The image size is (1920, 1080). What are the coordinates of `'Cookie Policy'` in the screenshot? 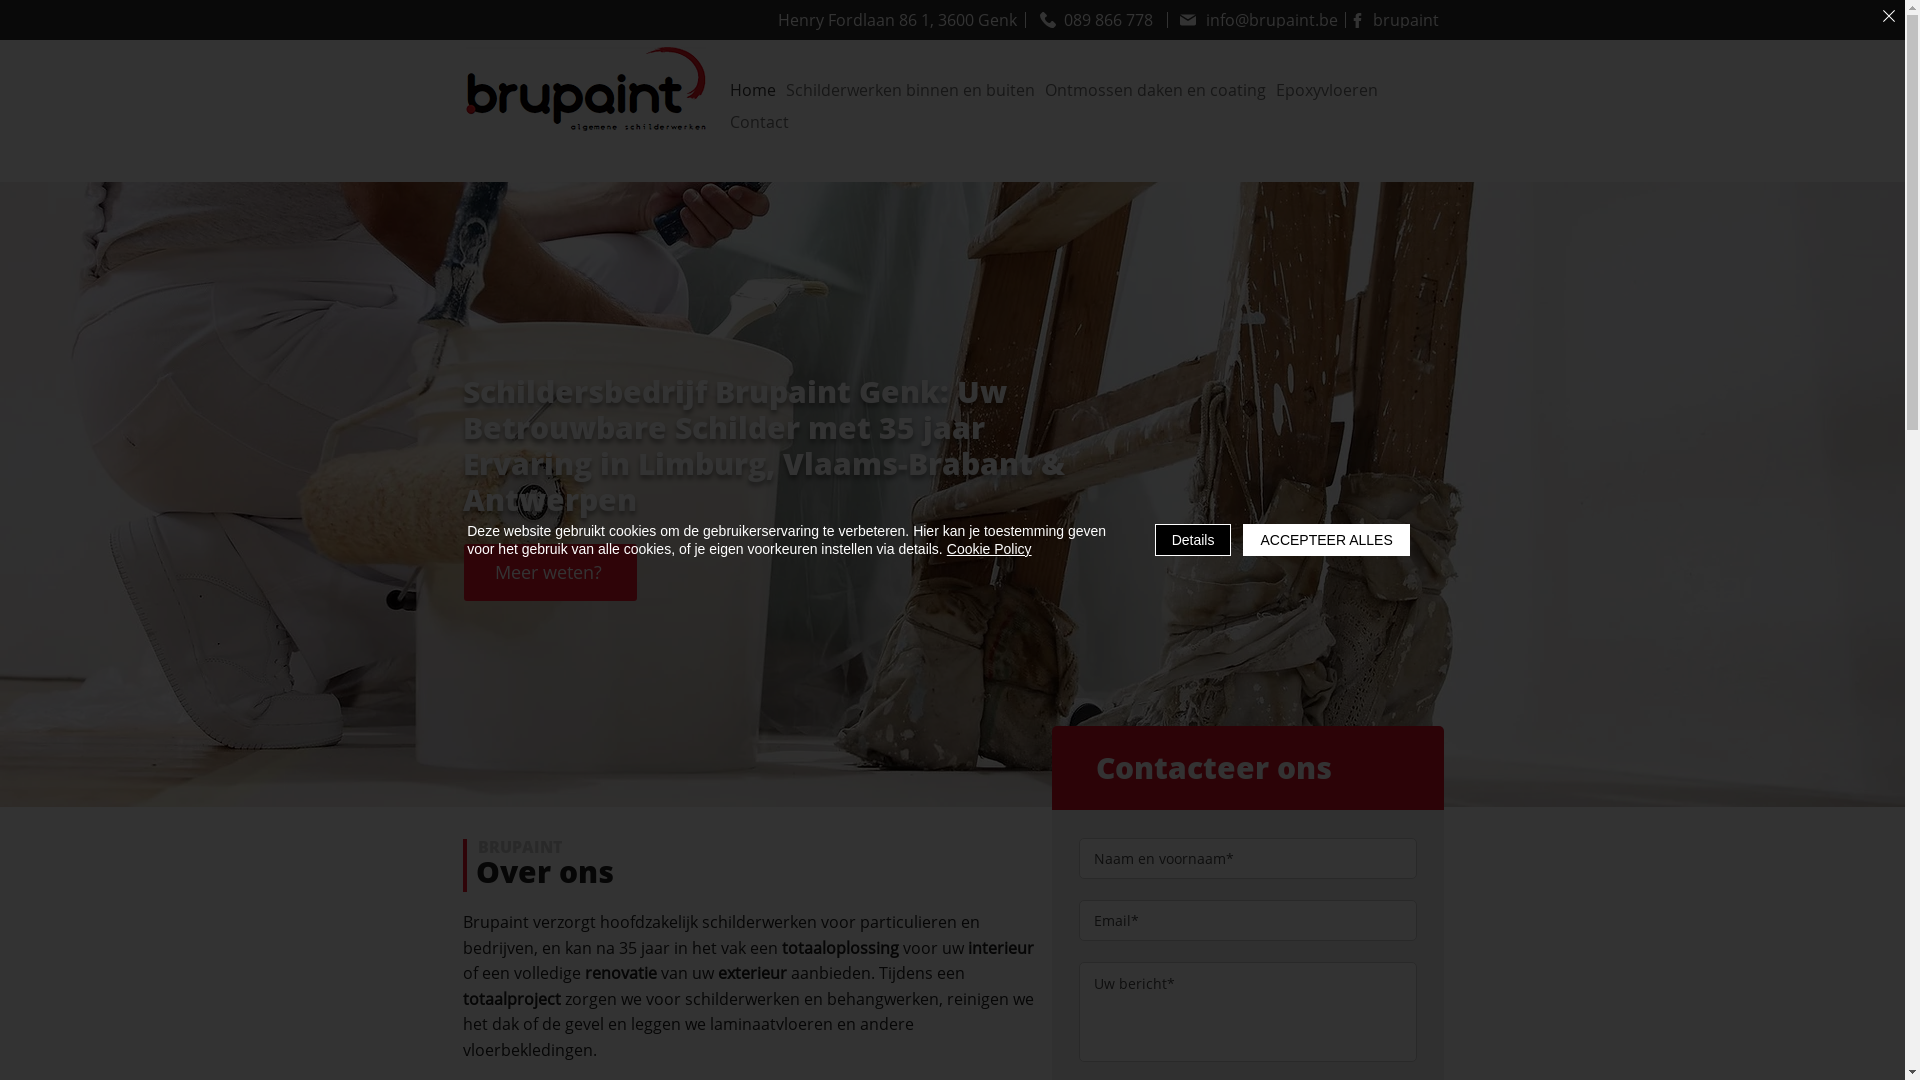 It's located at (989, 548).